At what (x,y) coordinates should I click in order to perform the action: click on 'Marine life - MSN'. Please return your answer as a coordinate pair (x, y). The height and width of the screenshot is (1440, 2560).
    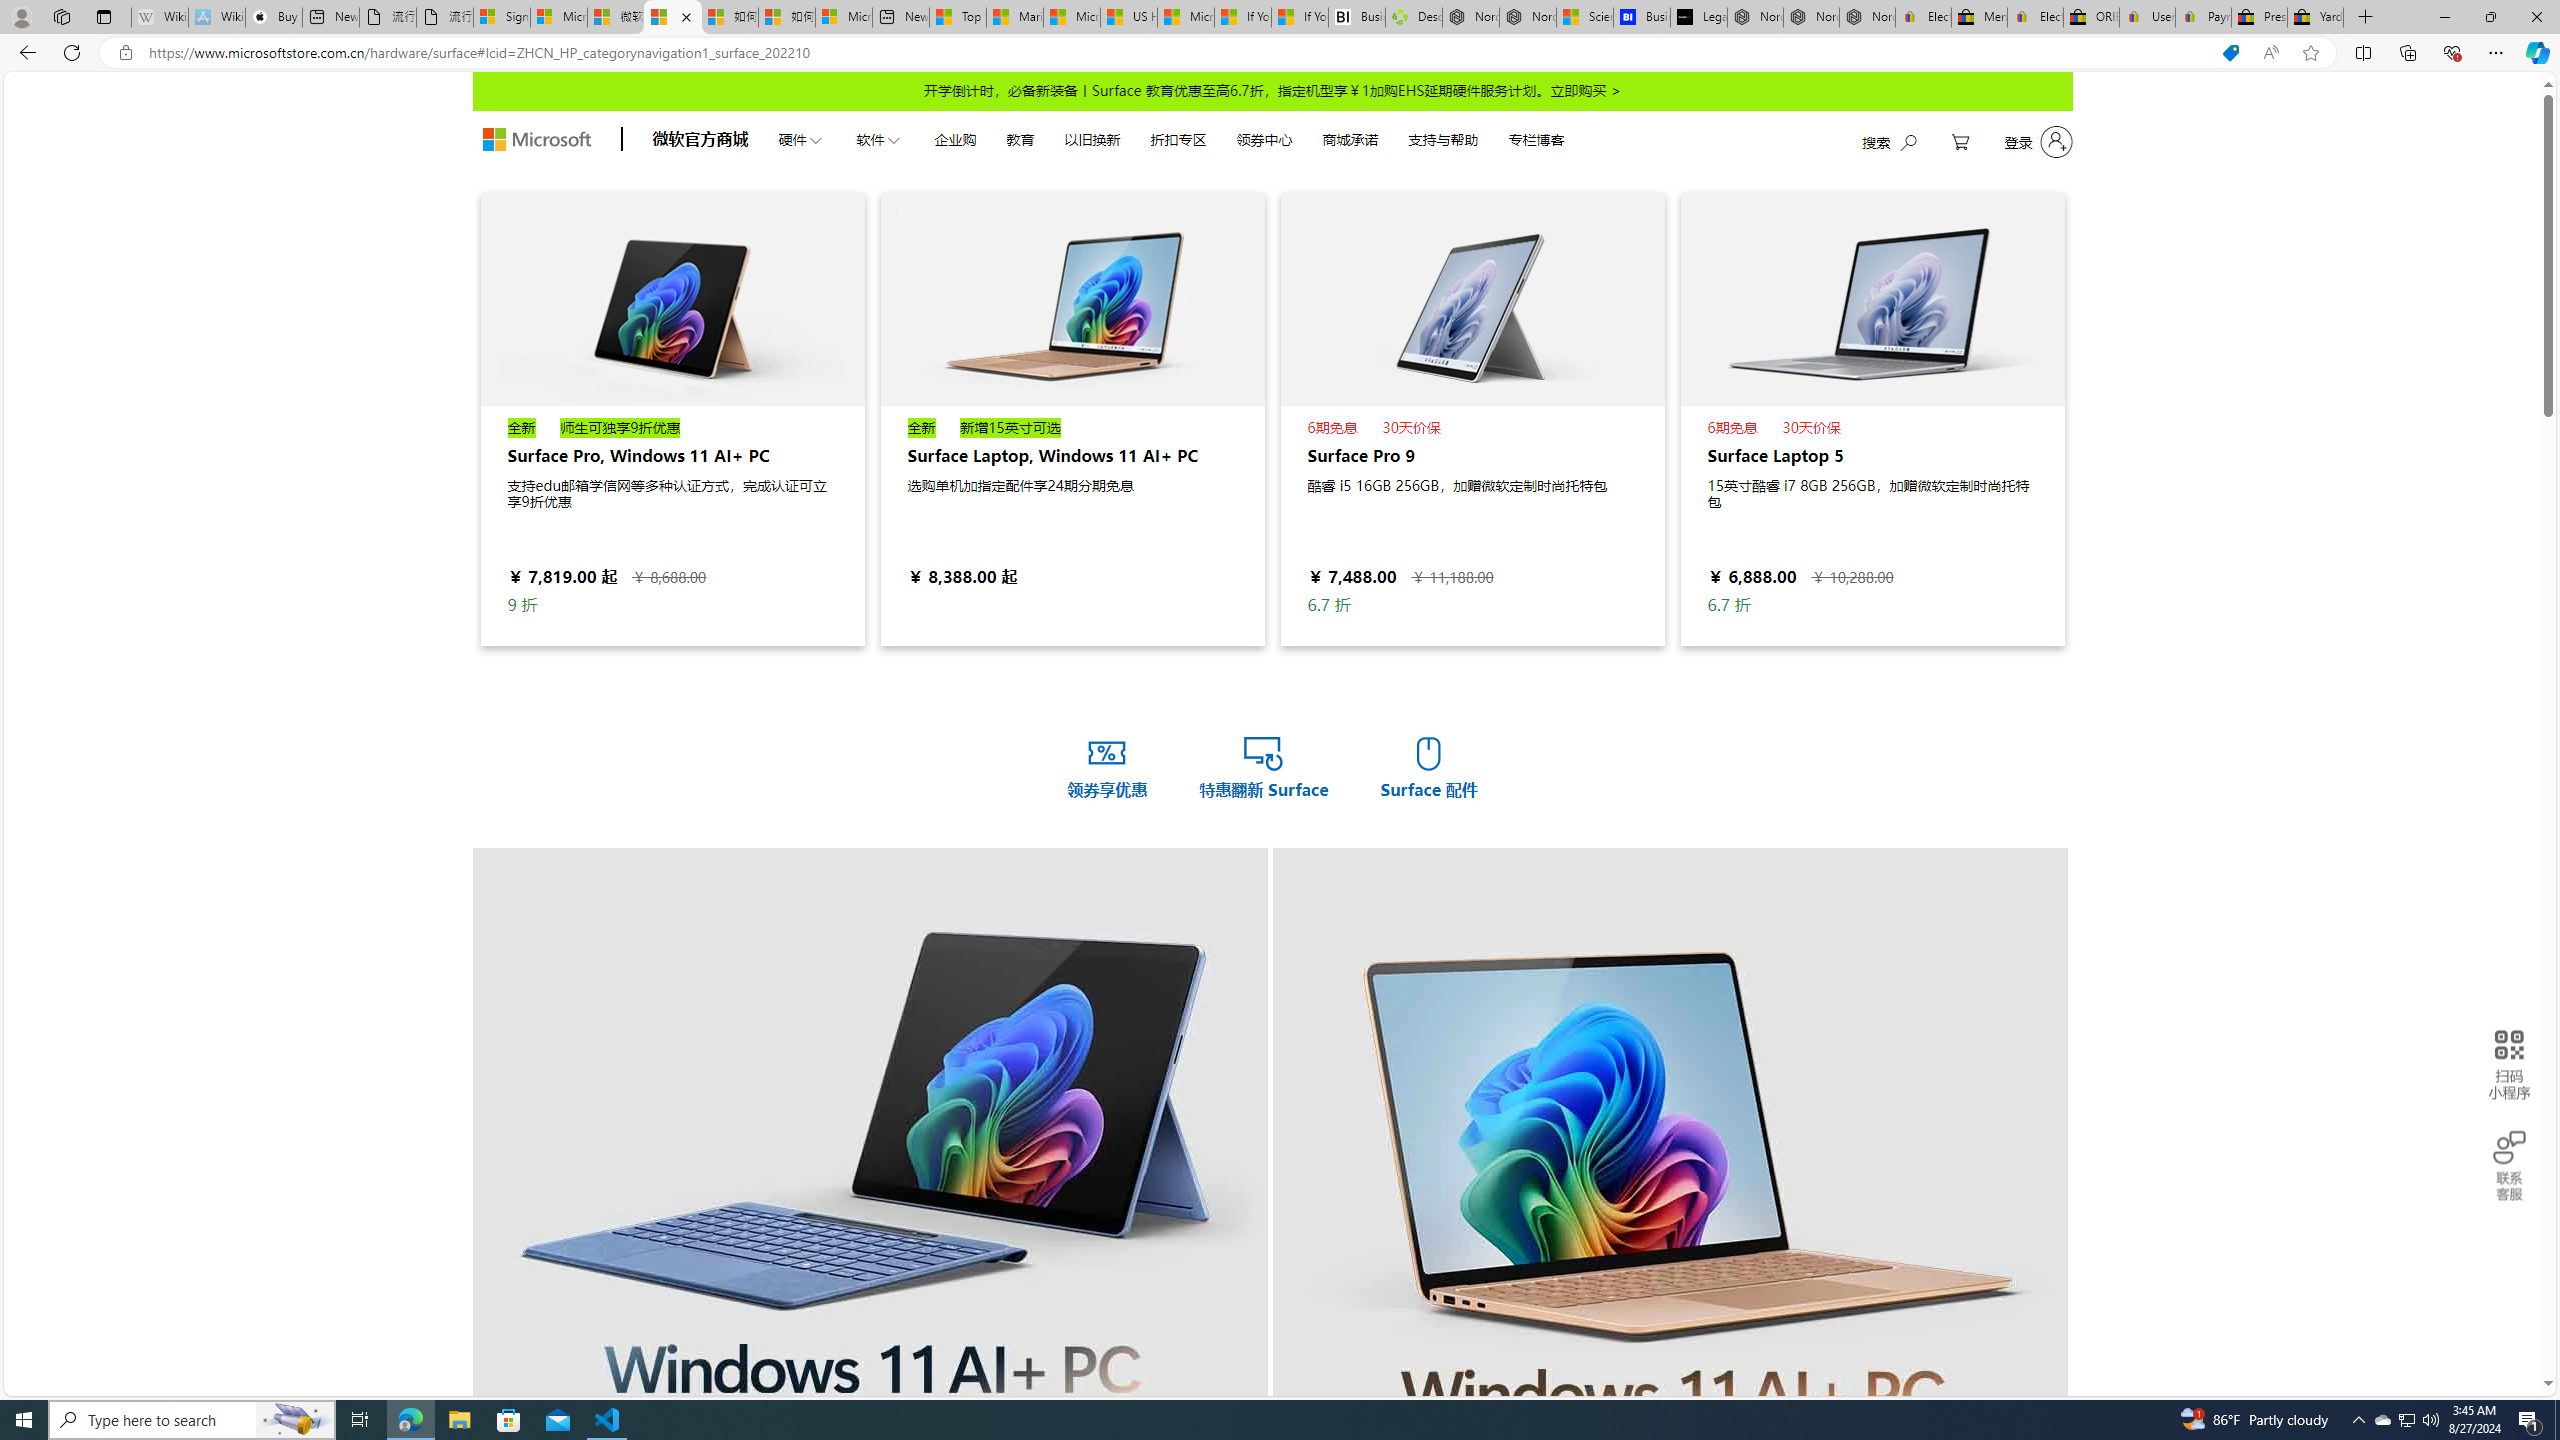
    Looking at the image, I should click on (1015, 16).